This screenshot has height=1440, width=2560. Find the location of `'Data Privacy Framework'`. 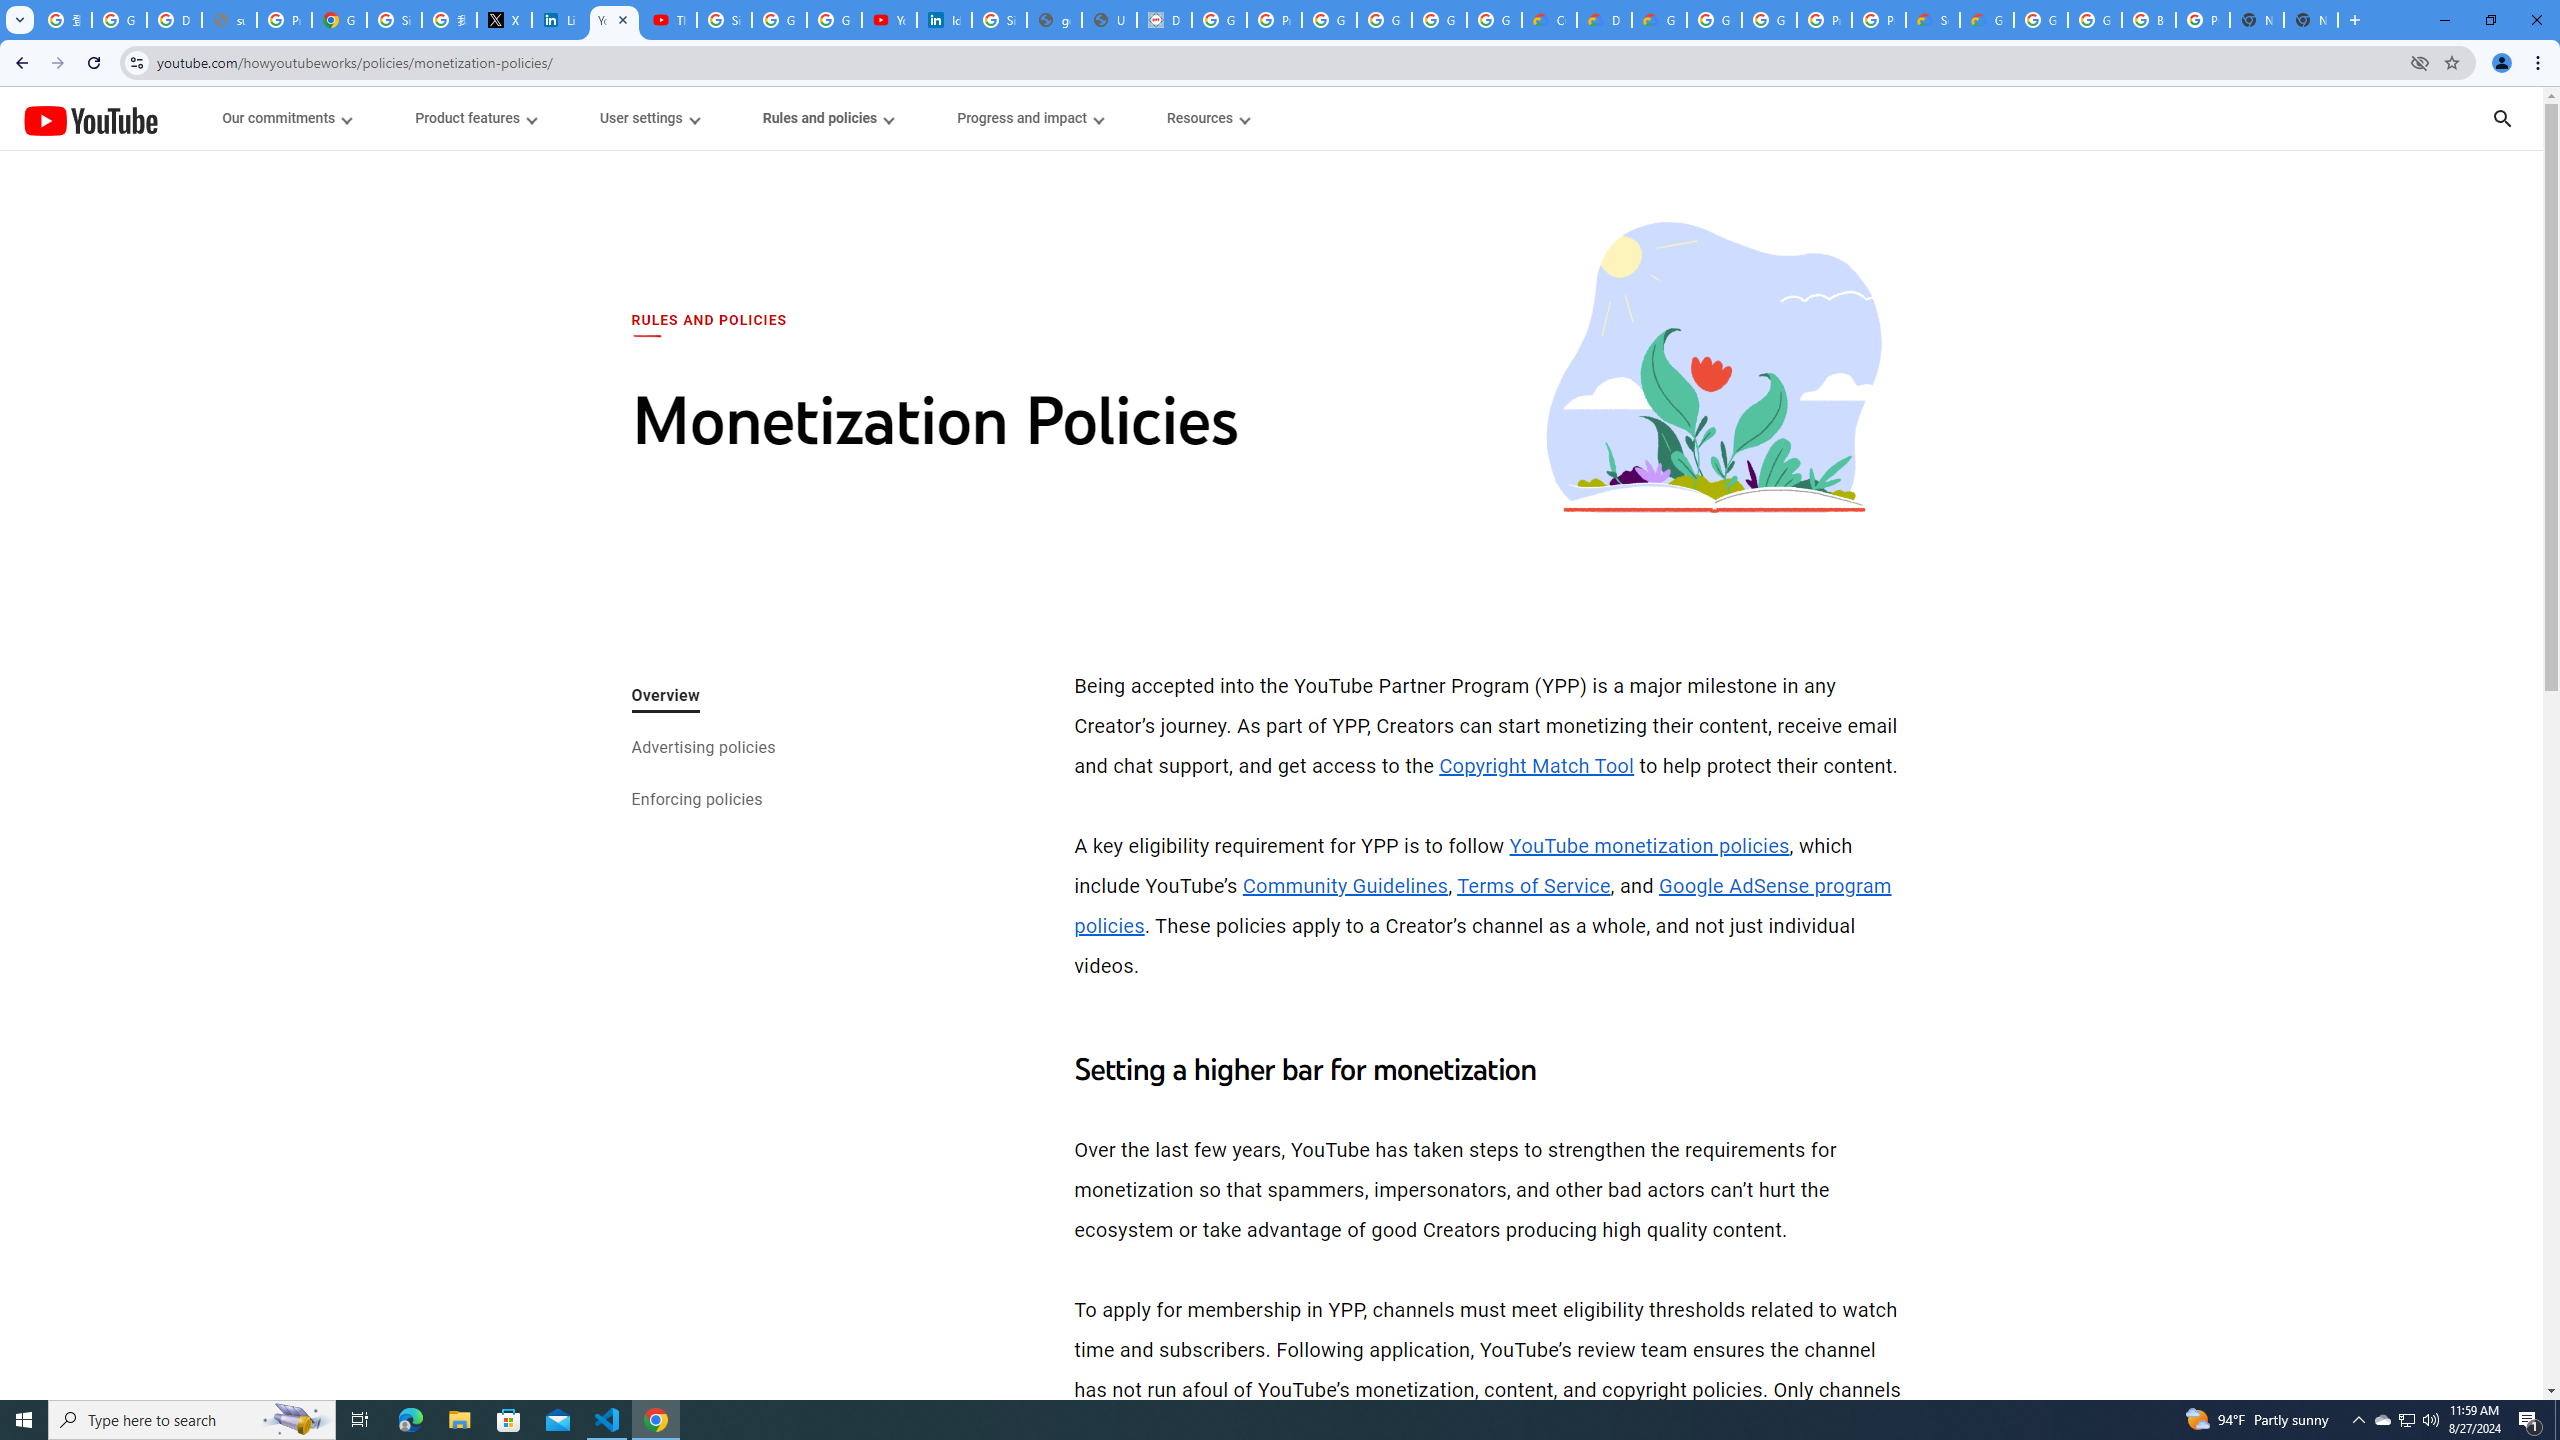

'Data Privacy Framework' is located at coordinates (1163, 19).